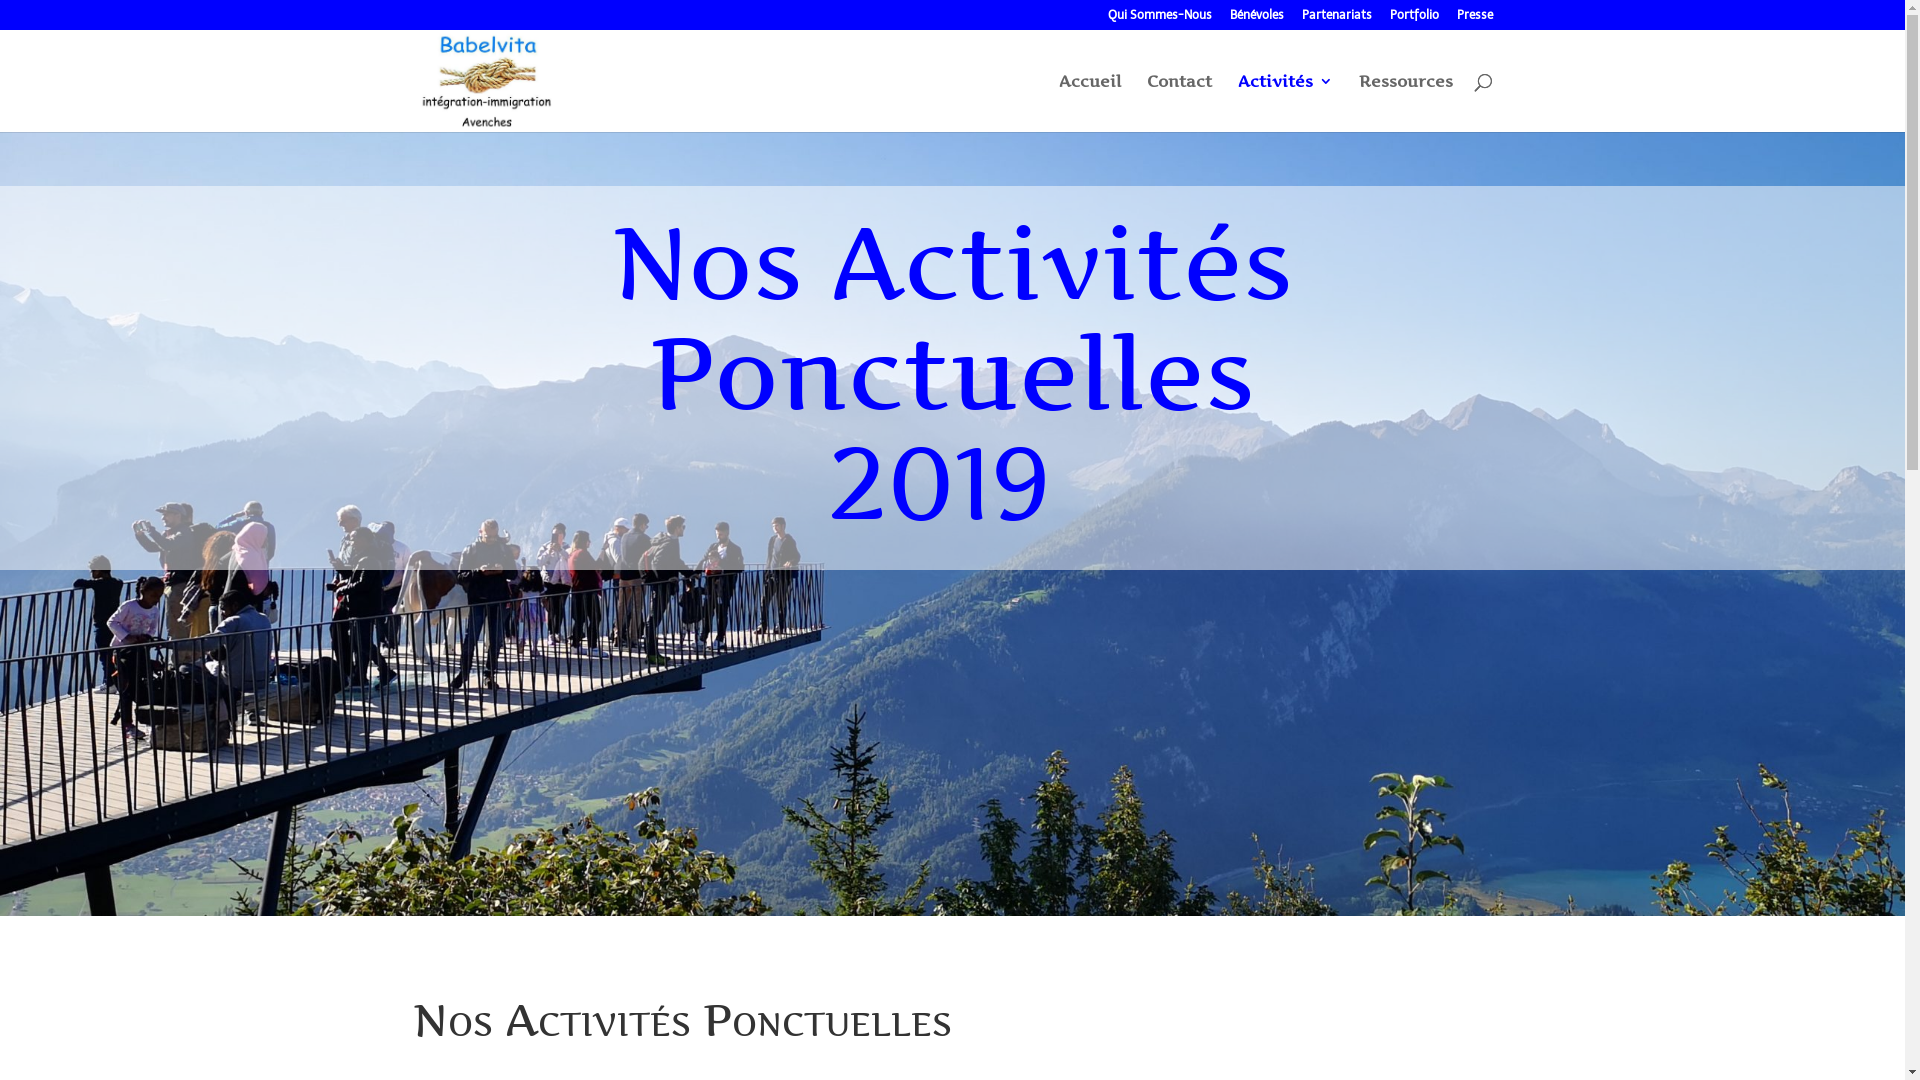 The height and width of the screenshot is (1080, 1920). Describe the element at coordinates (1160, 19) in the screenshot. I see `'Qui Sommes-Nous'` at that location.